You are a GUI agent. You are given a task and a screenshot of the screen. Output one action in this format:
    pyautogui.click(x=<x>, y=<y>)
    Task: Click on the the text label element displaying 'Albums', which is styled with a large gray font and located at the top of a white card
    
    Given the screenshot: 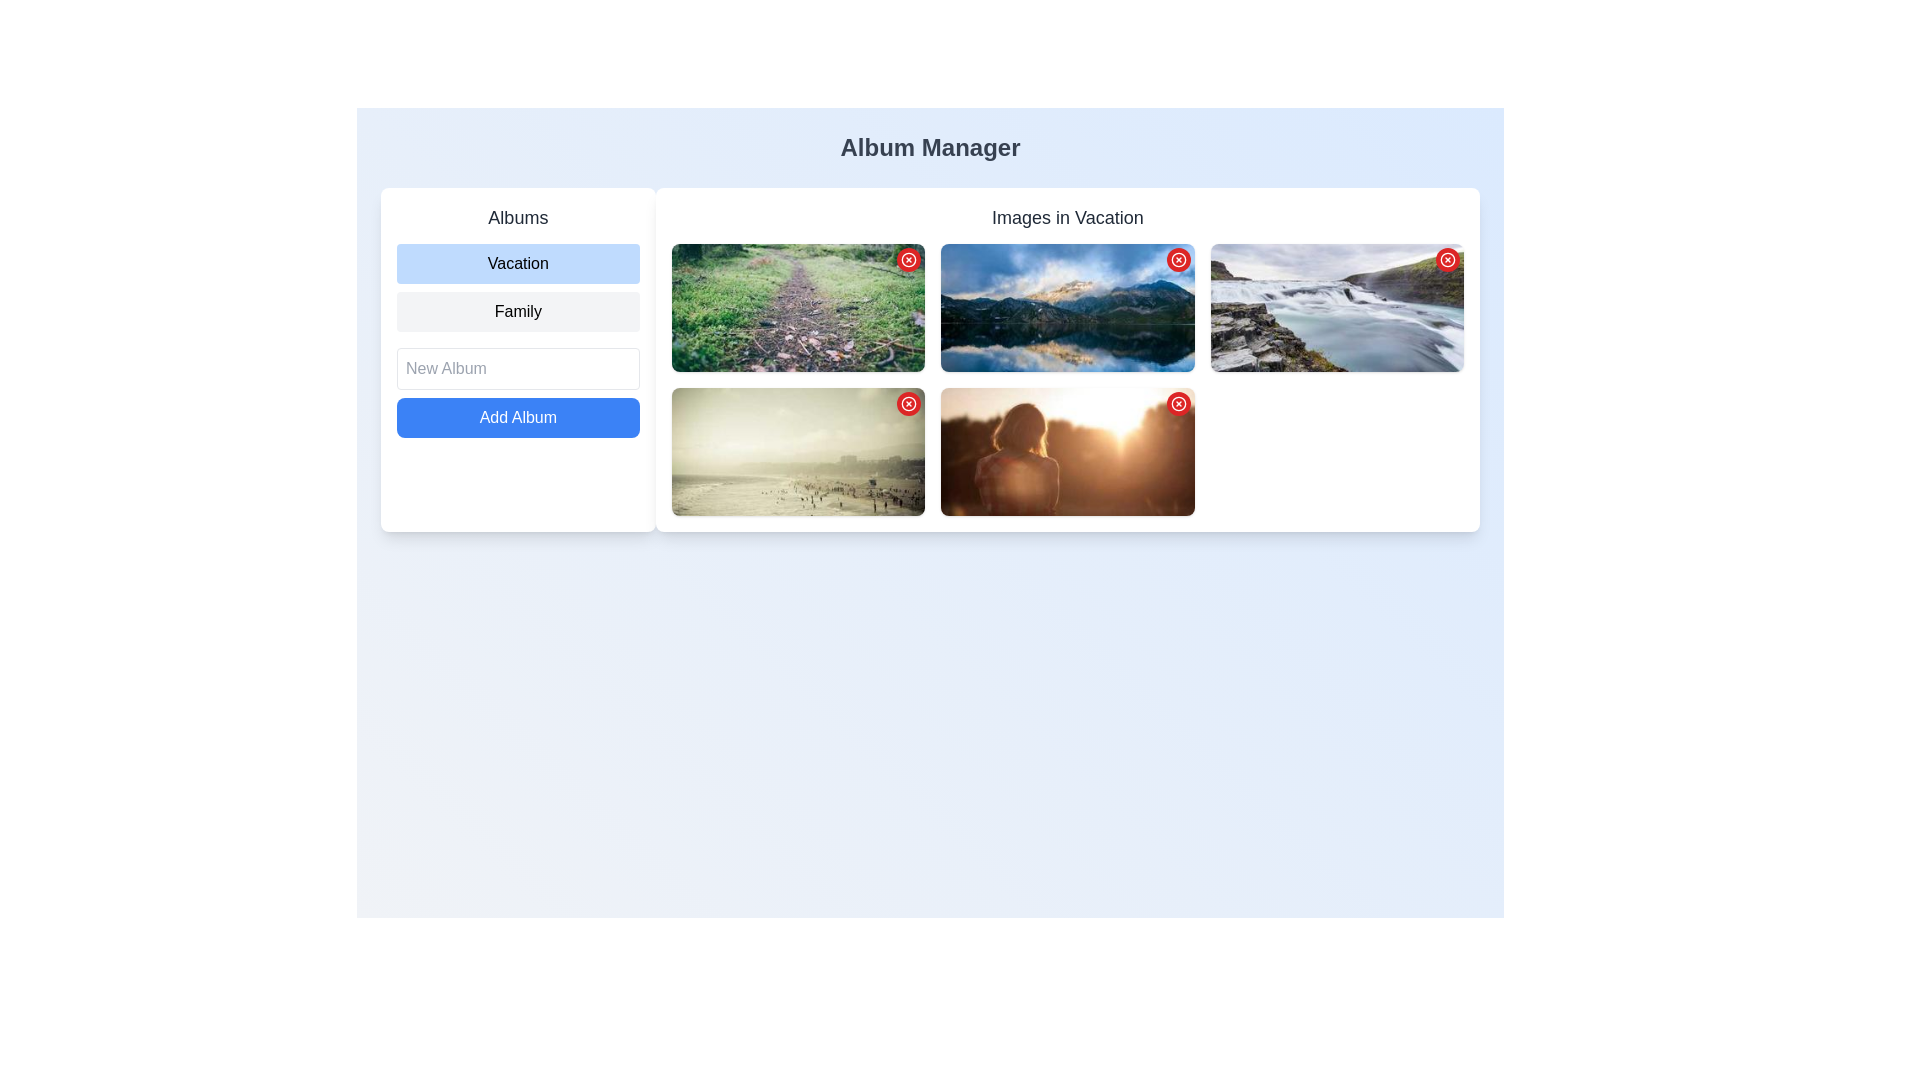 What is the action you would take?
    pyautogui.click(x=518, y=218)
    